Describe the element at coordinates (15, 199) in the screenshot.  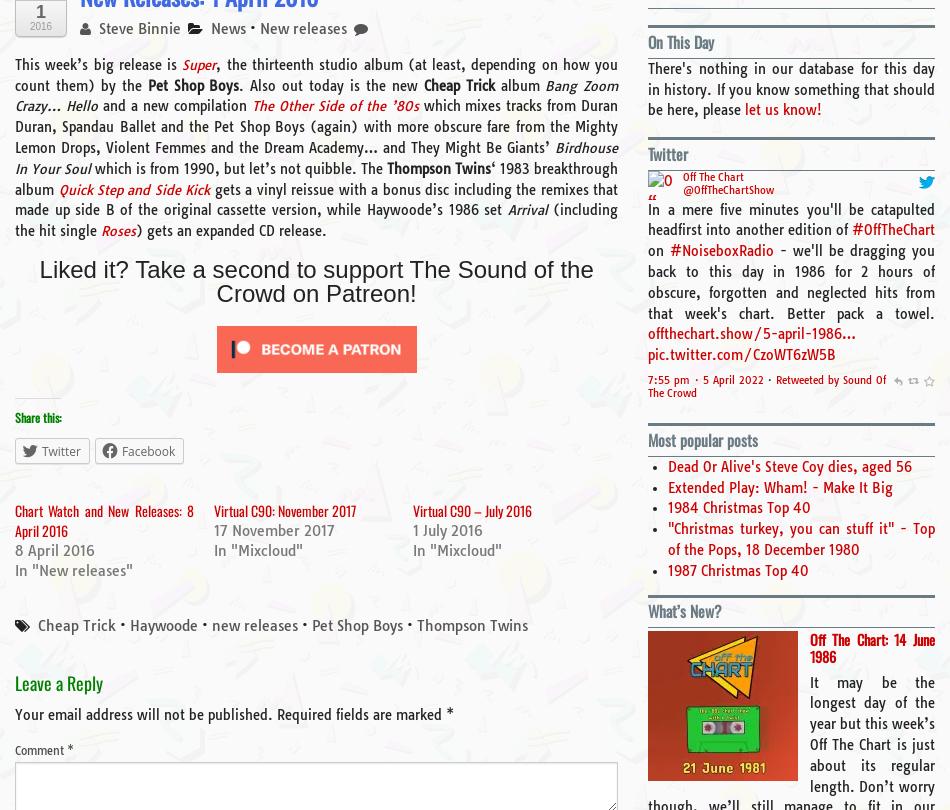
I see `'gets a vinyl reissue with a bonus disc including the remixes that made up side B of the original cassette version, while Haywoode’s 1986 set'` at that location.